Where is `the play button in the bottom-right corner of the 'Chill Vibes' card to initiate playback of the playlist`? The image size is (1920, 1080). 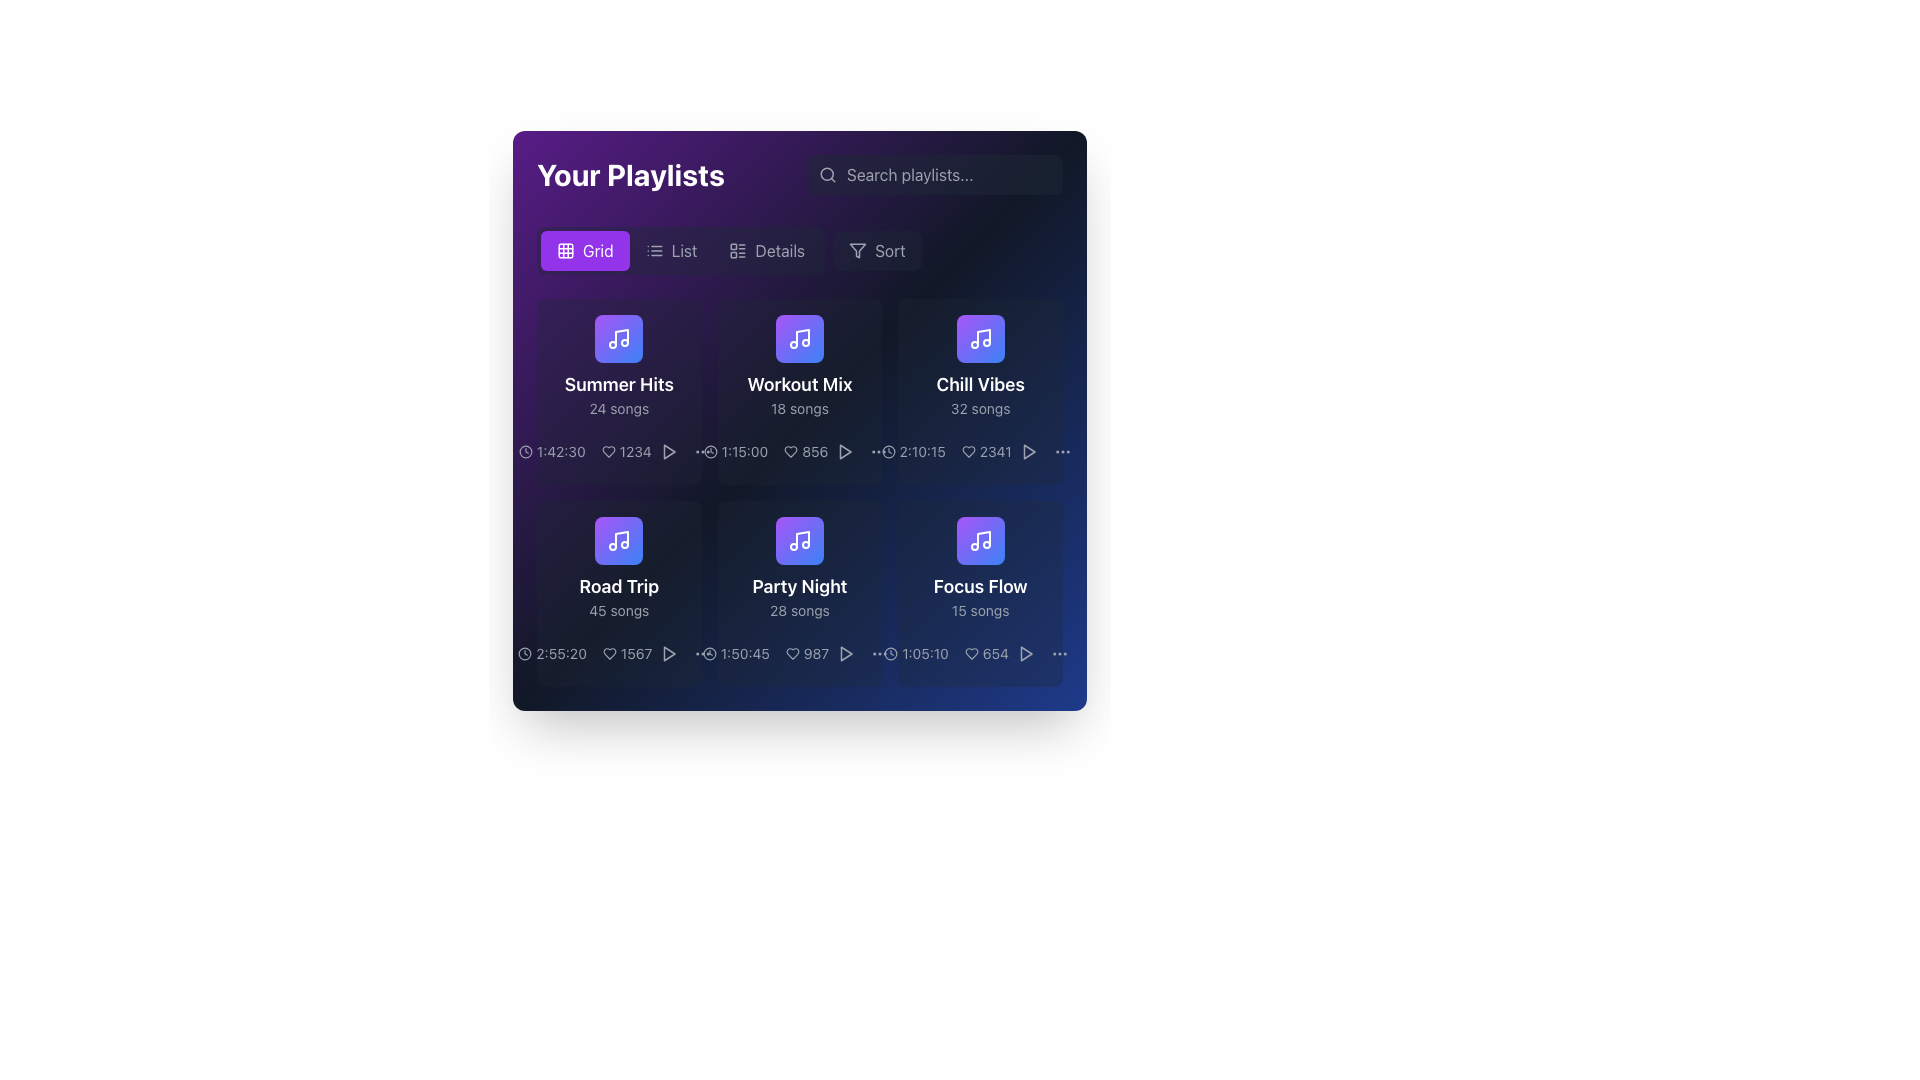
the play button in the bottom-right corner of the 'Chill Vibes' card to initiate playback of the playlist is located at coordinates (1028, 451).